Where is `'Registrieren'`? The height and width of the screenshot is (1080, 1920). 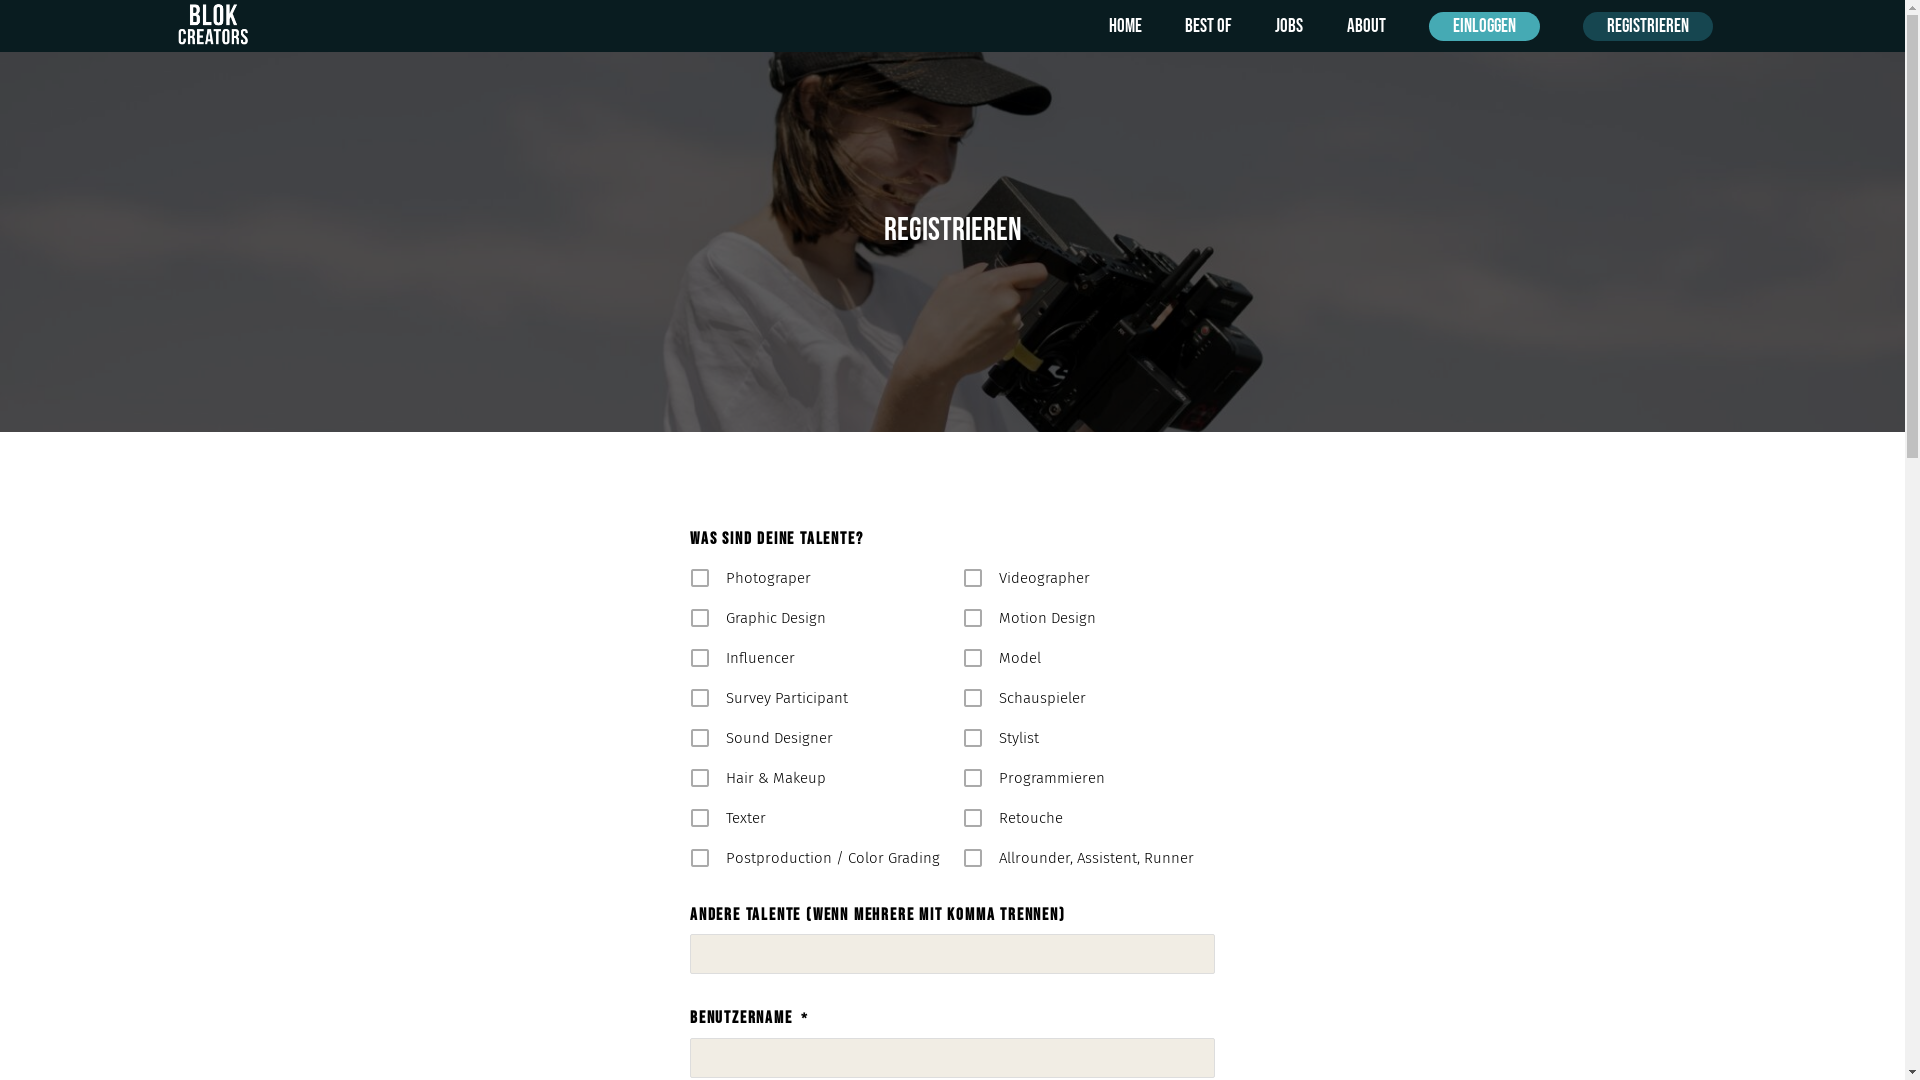 'Registrieren' is located at coordinates (1647, 26).